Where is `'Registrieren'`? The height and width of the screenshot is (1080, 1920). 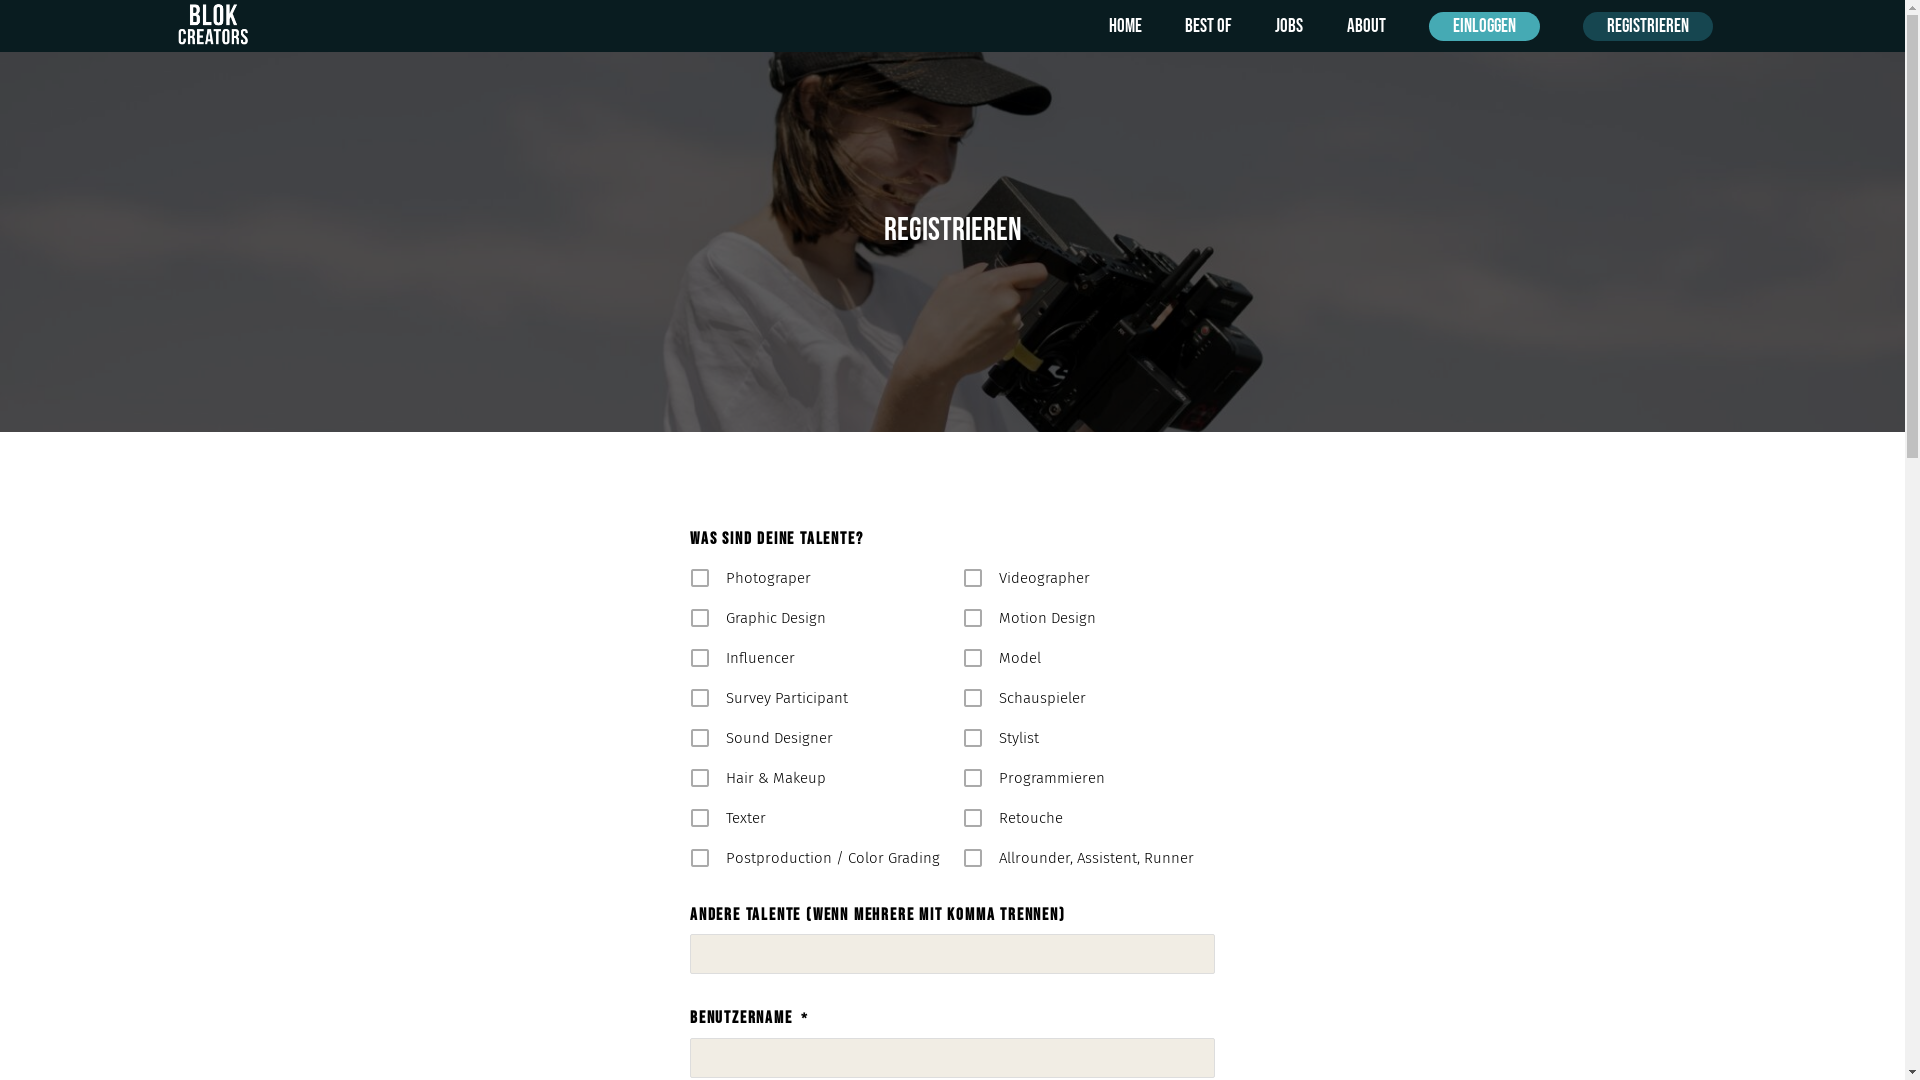 'Registrieren' is located at coordinates (1647, 26).